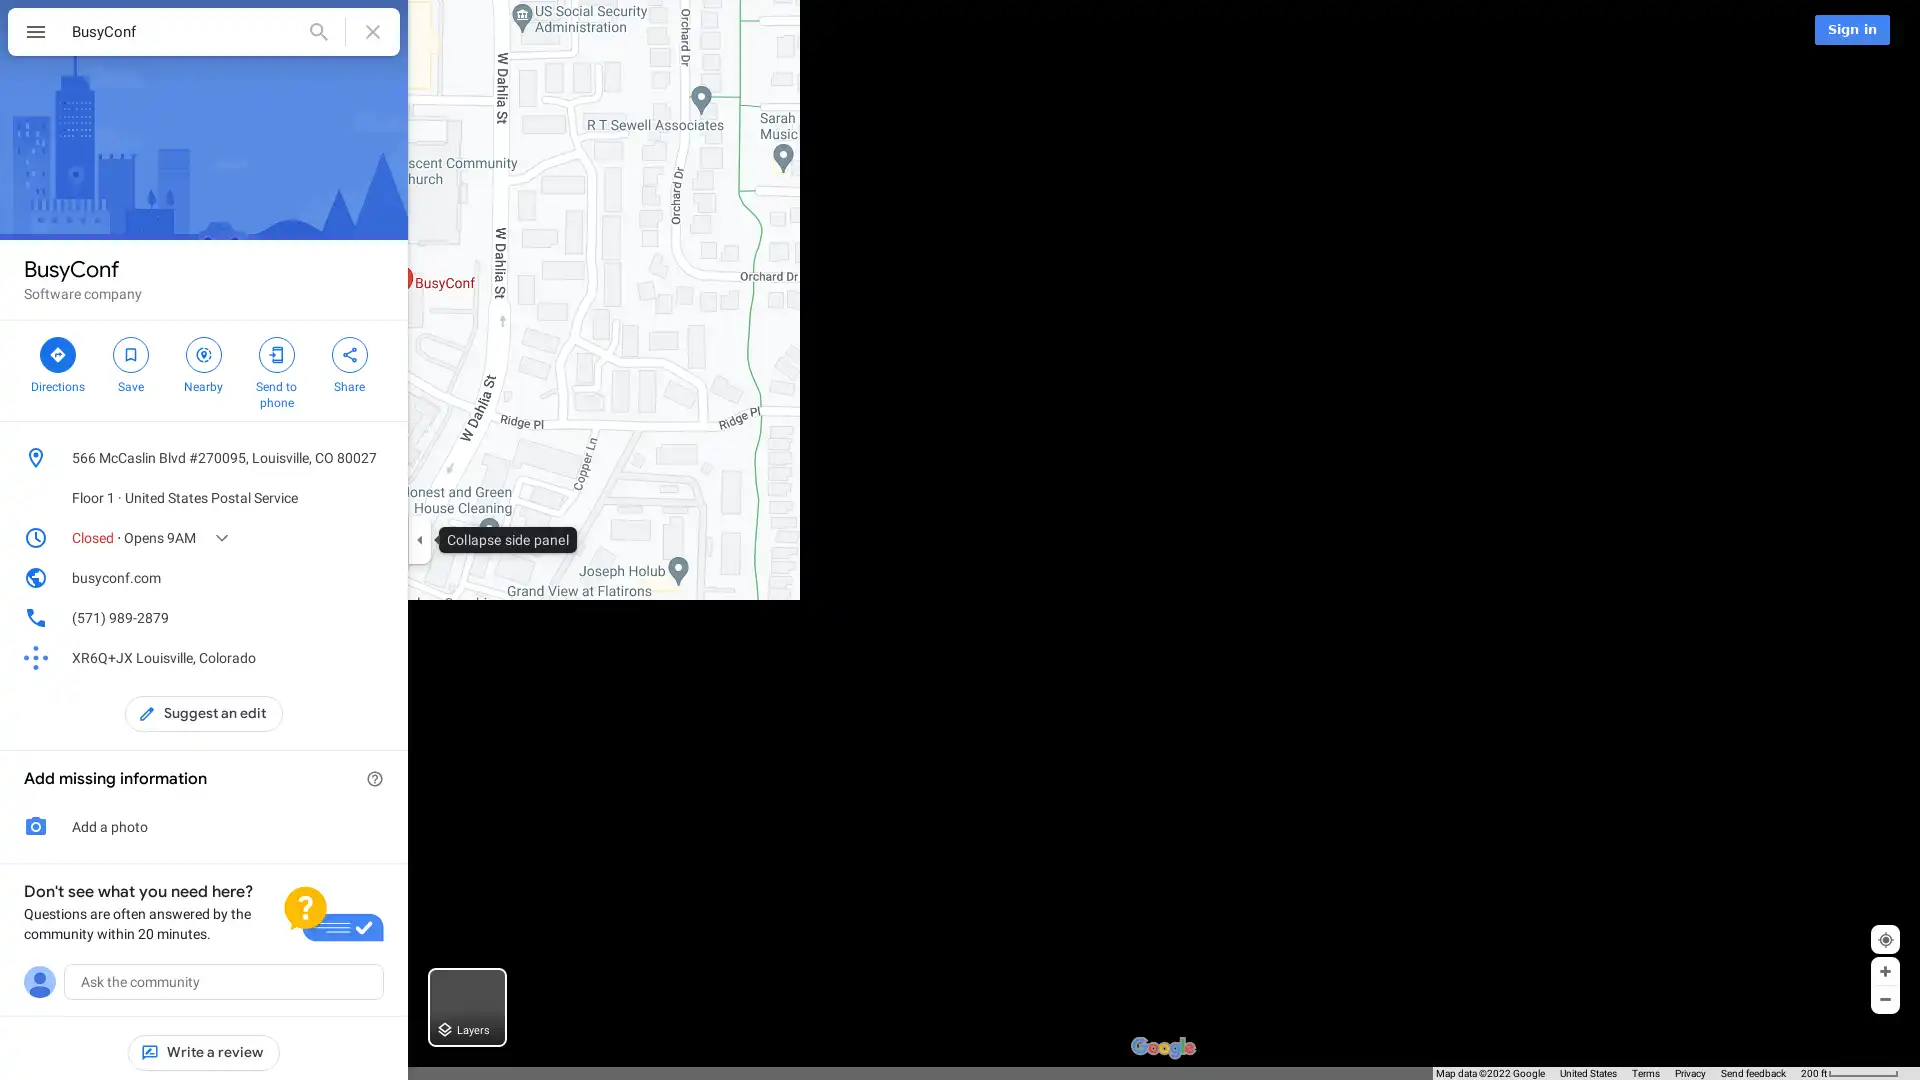 Image resolution: width=1920 pixels, height=1080 pixels. Describe the element at coordinates (1785, 29) in the screenshot. I see `Google apps` at that location.